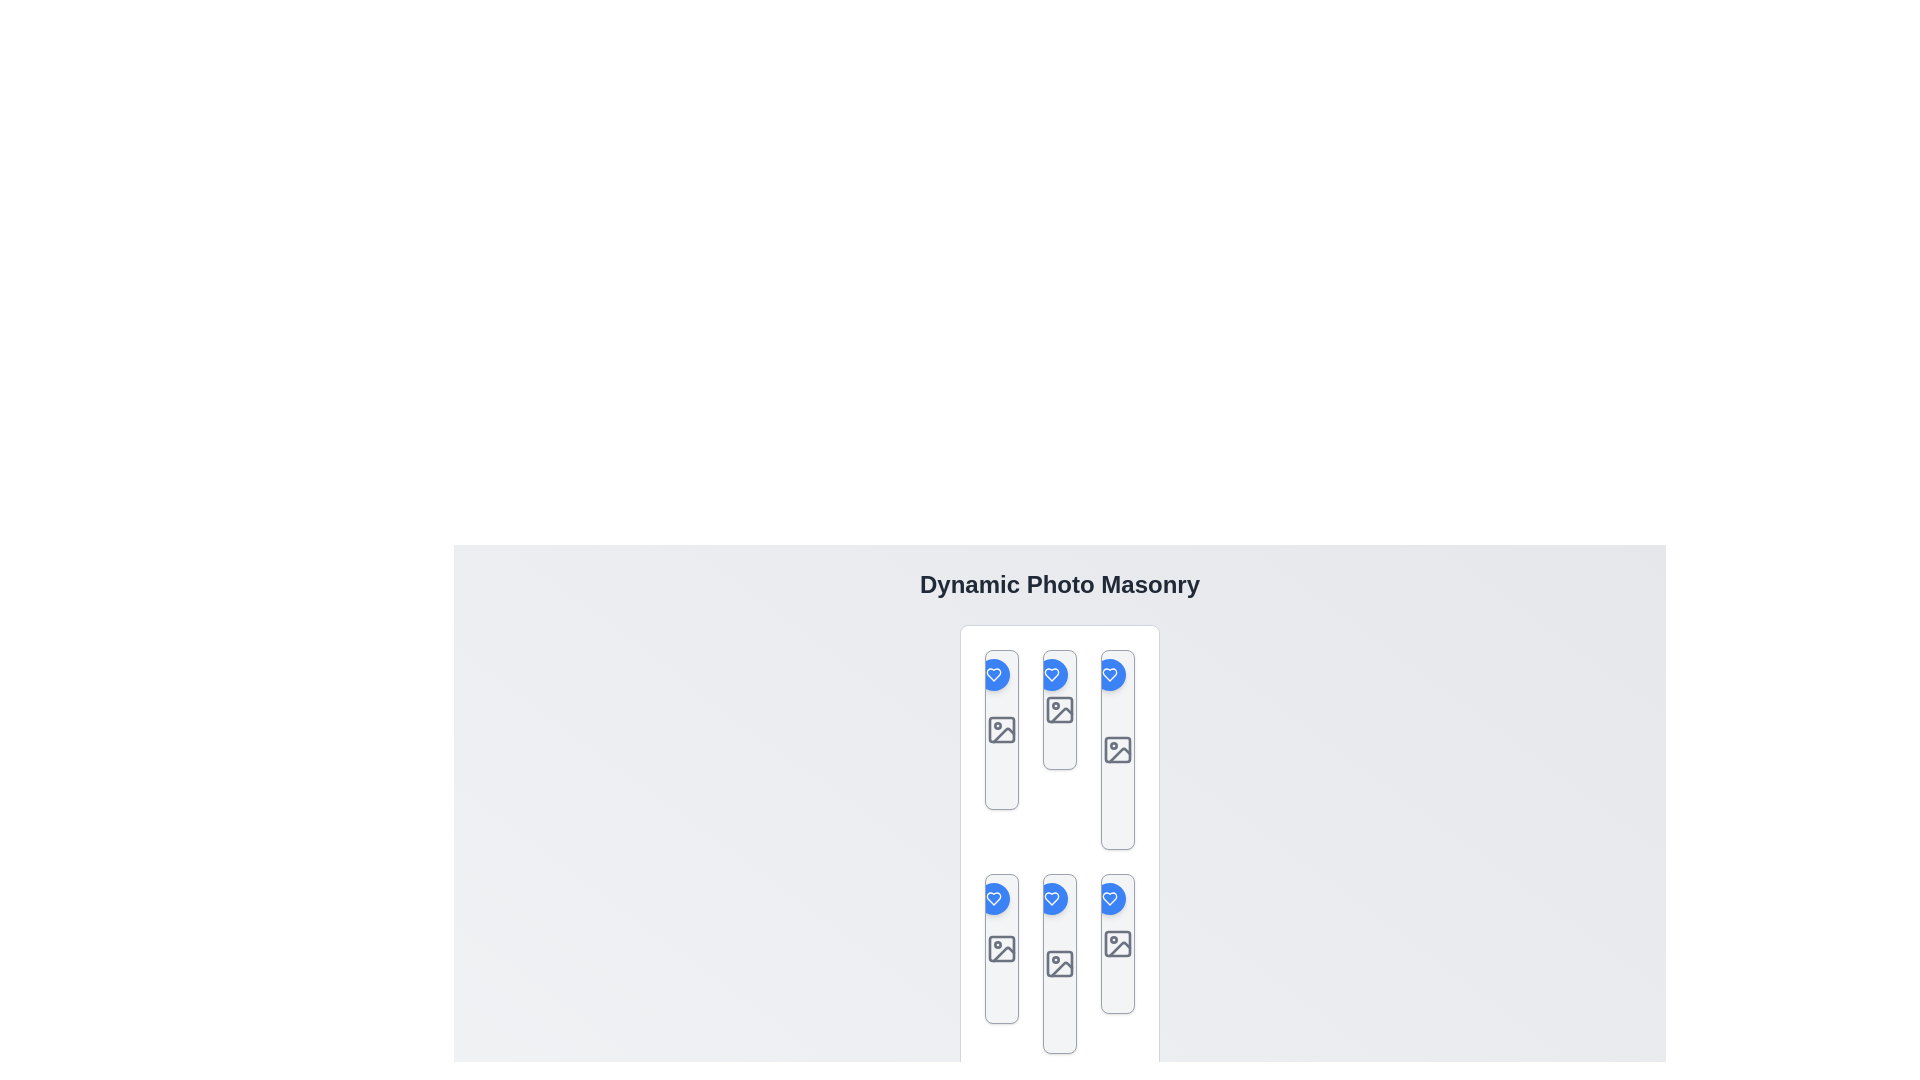 Image resolution: width=1920 pixels, height=1080 pixels. What do you see at coordinates (993, 897) in the screenshot?
I see `the circular blue button with a white heart icon located in the top-right corner of the gray card in the second column of the bottom row, for extended interaction options` at bounding box center [993, 897].